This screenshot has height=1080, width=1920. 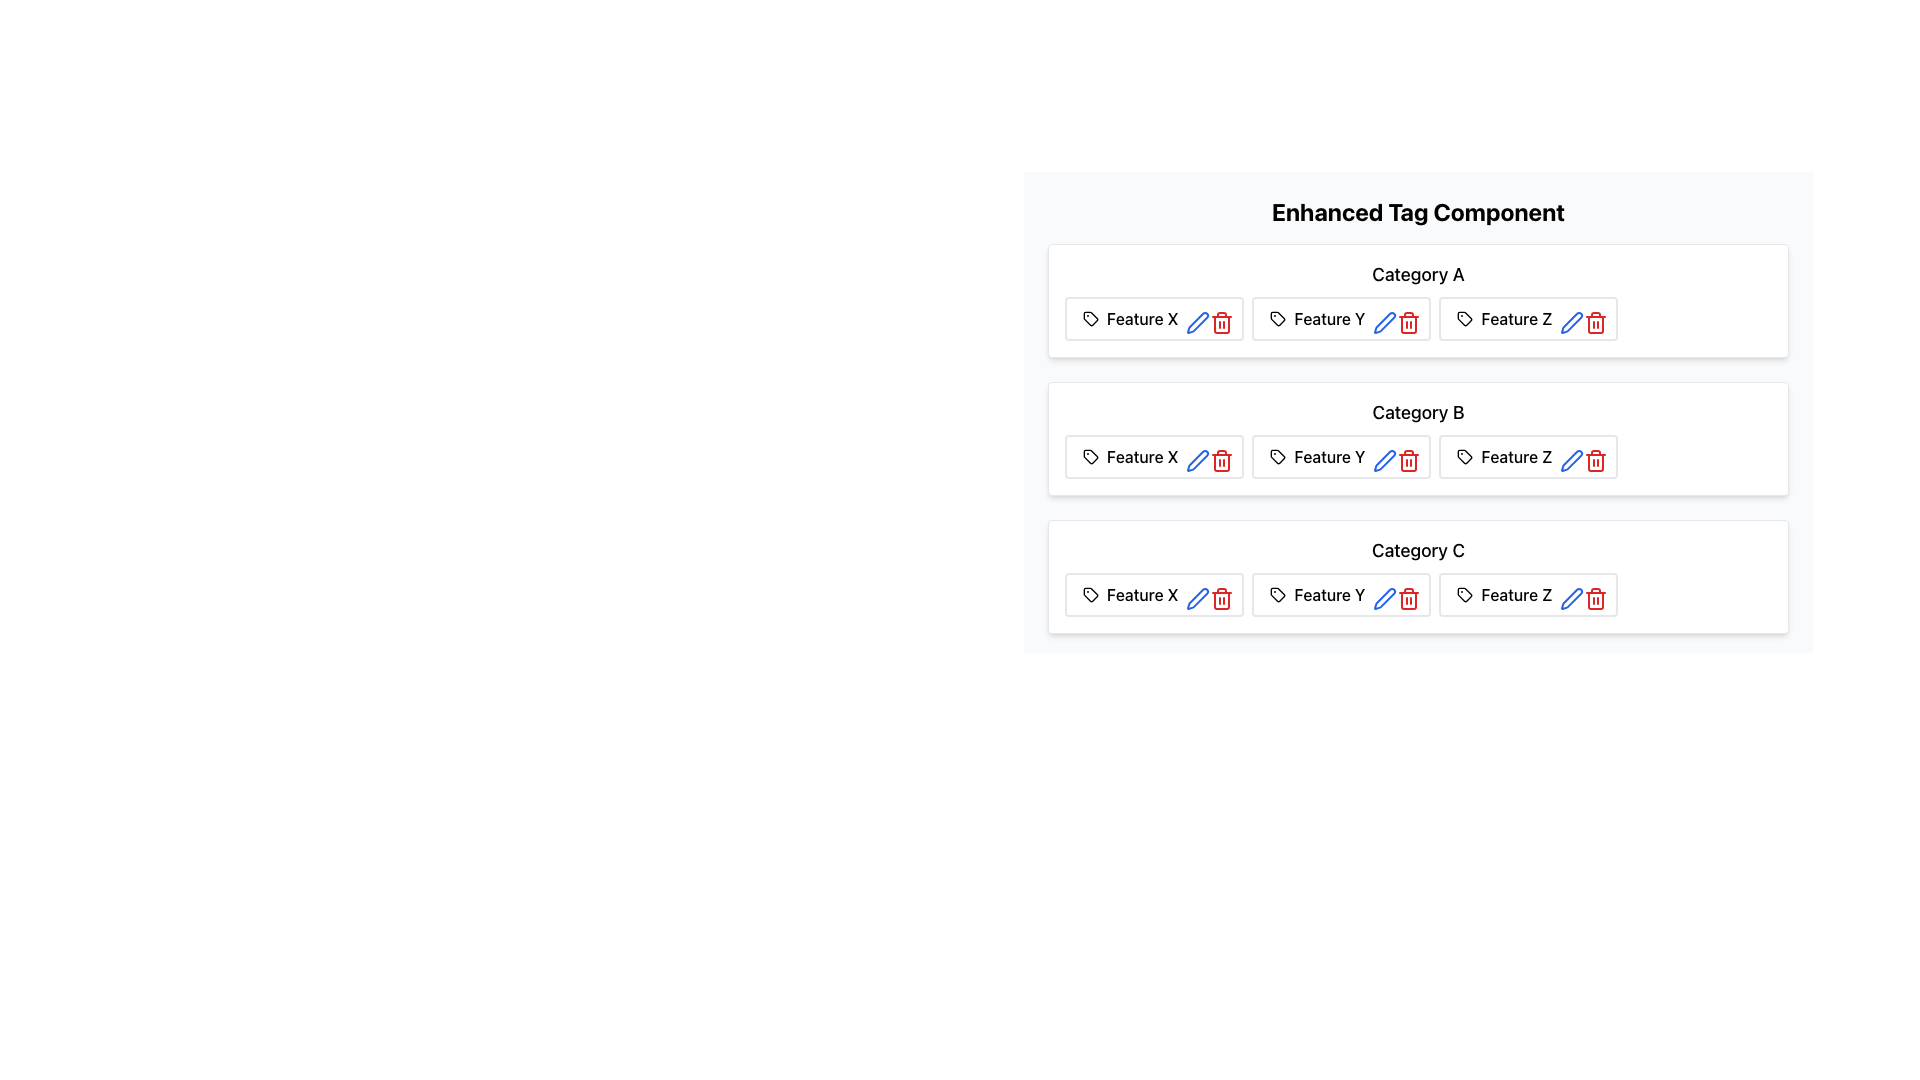 I want to click on the small, purple-colored tag icon located within the labeled rectangular box 'Feature X' in the 'Category A' section, so click(x=1089, y=318).